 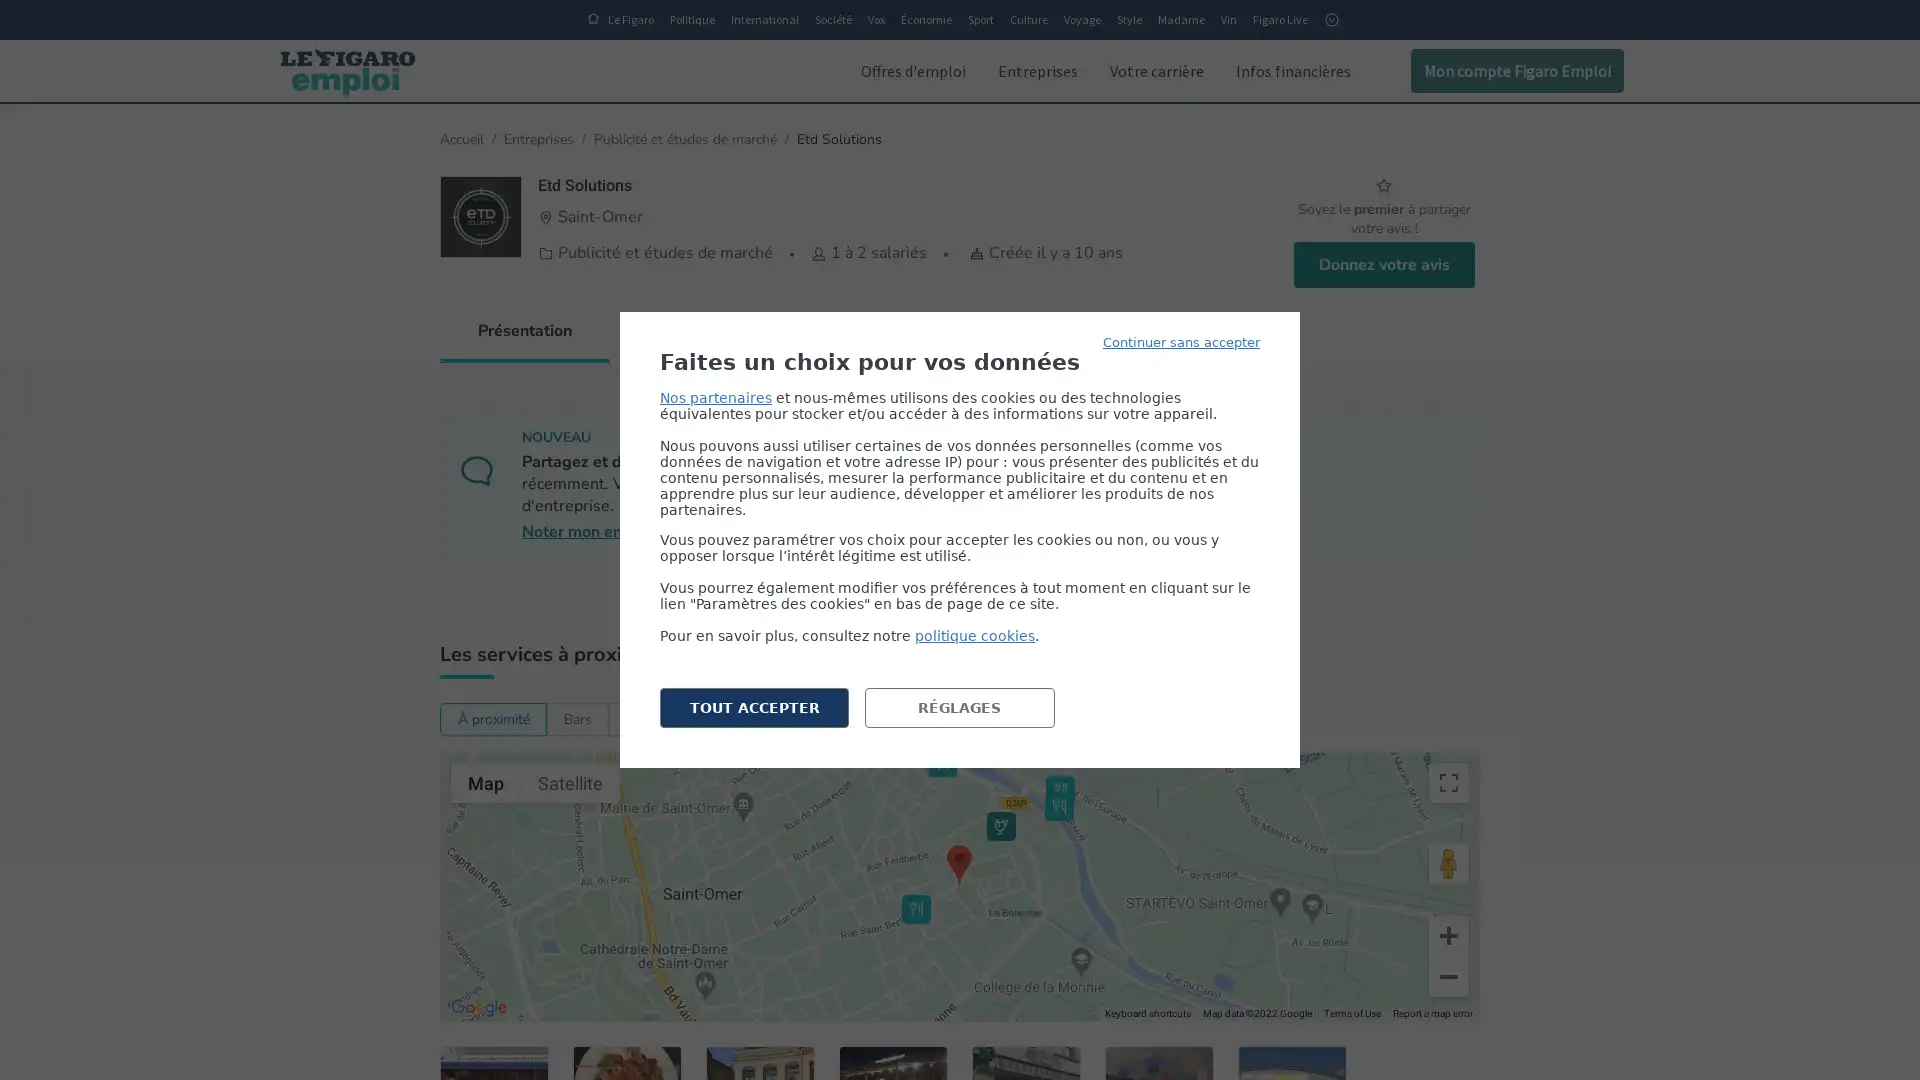 What do you see at coordinates (941, 762) in the screenshot?
I see `La Caze` at bounding box center [941, 762].